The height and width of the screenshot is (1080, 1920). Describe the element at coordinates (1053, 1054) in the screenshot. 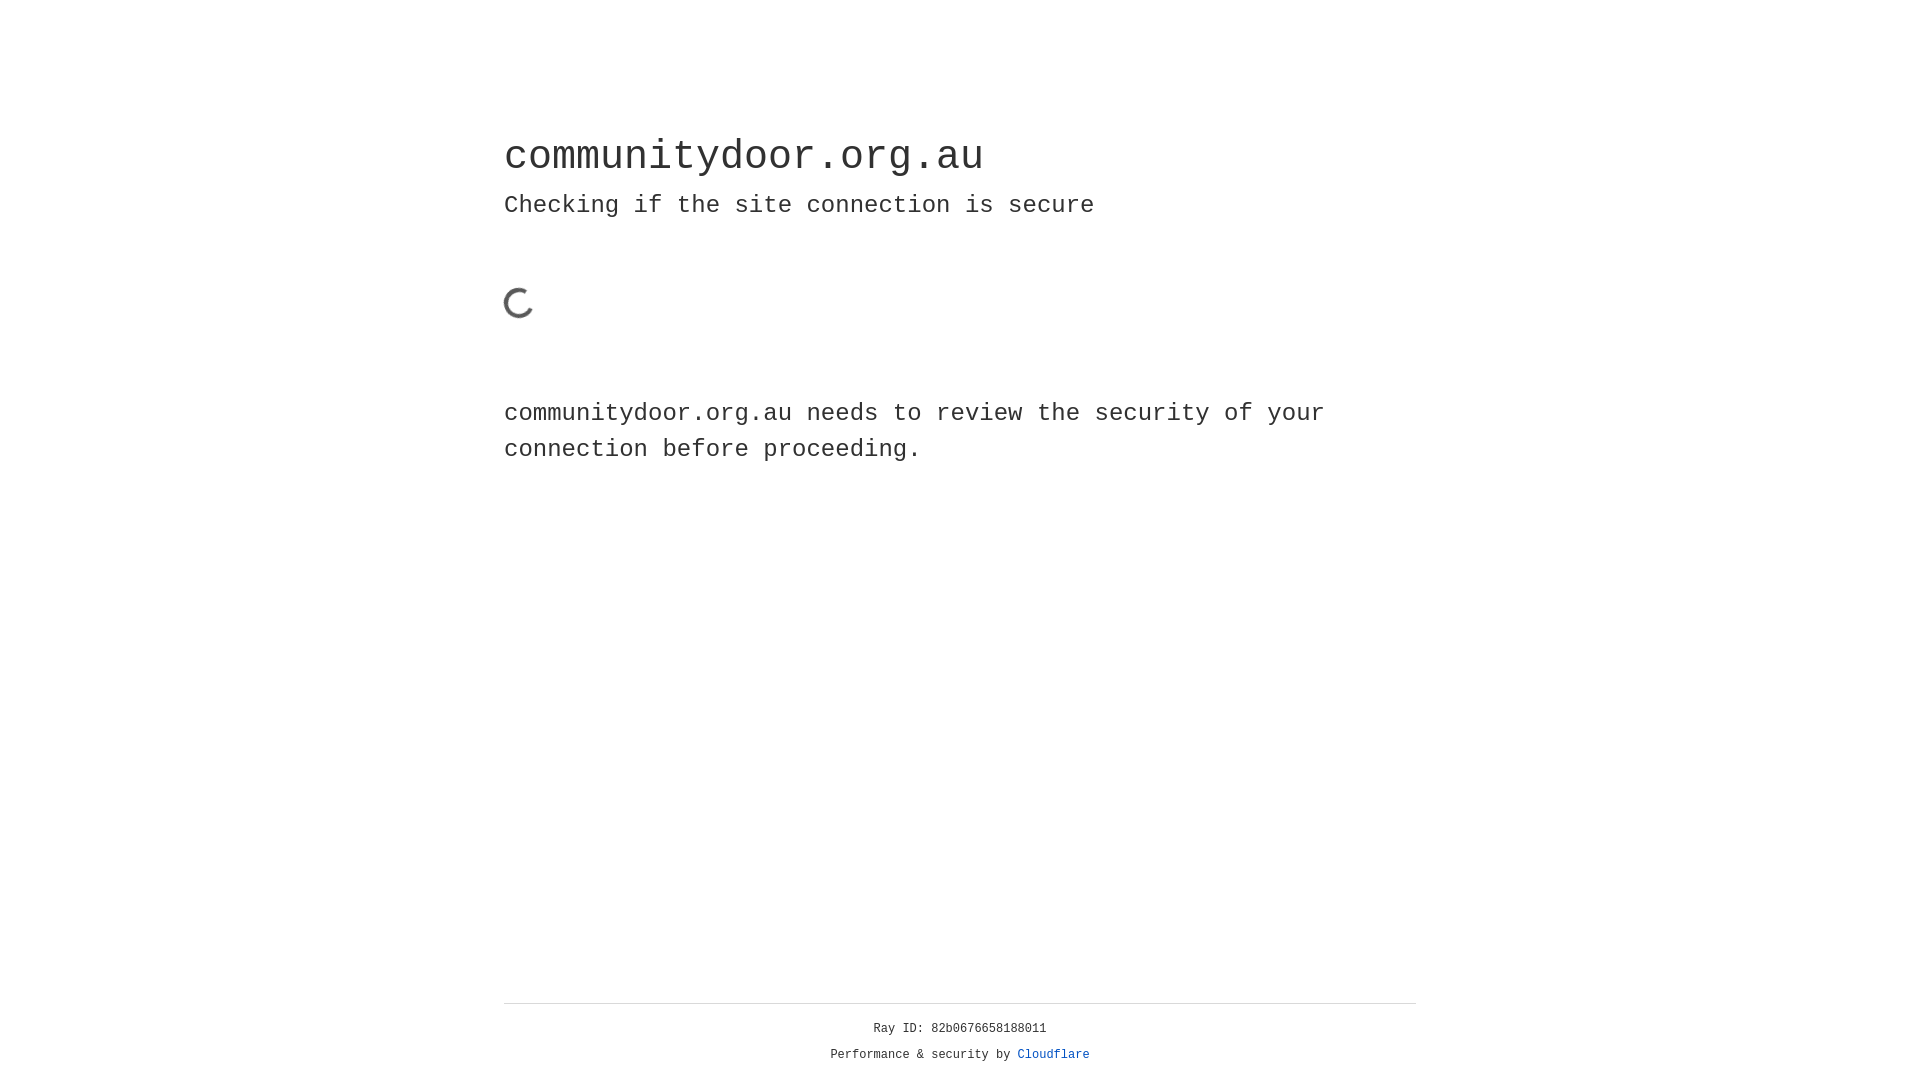

I see `'Cloudflare'` at that location.